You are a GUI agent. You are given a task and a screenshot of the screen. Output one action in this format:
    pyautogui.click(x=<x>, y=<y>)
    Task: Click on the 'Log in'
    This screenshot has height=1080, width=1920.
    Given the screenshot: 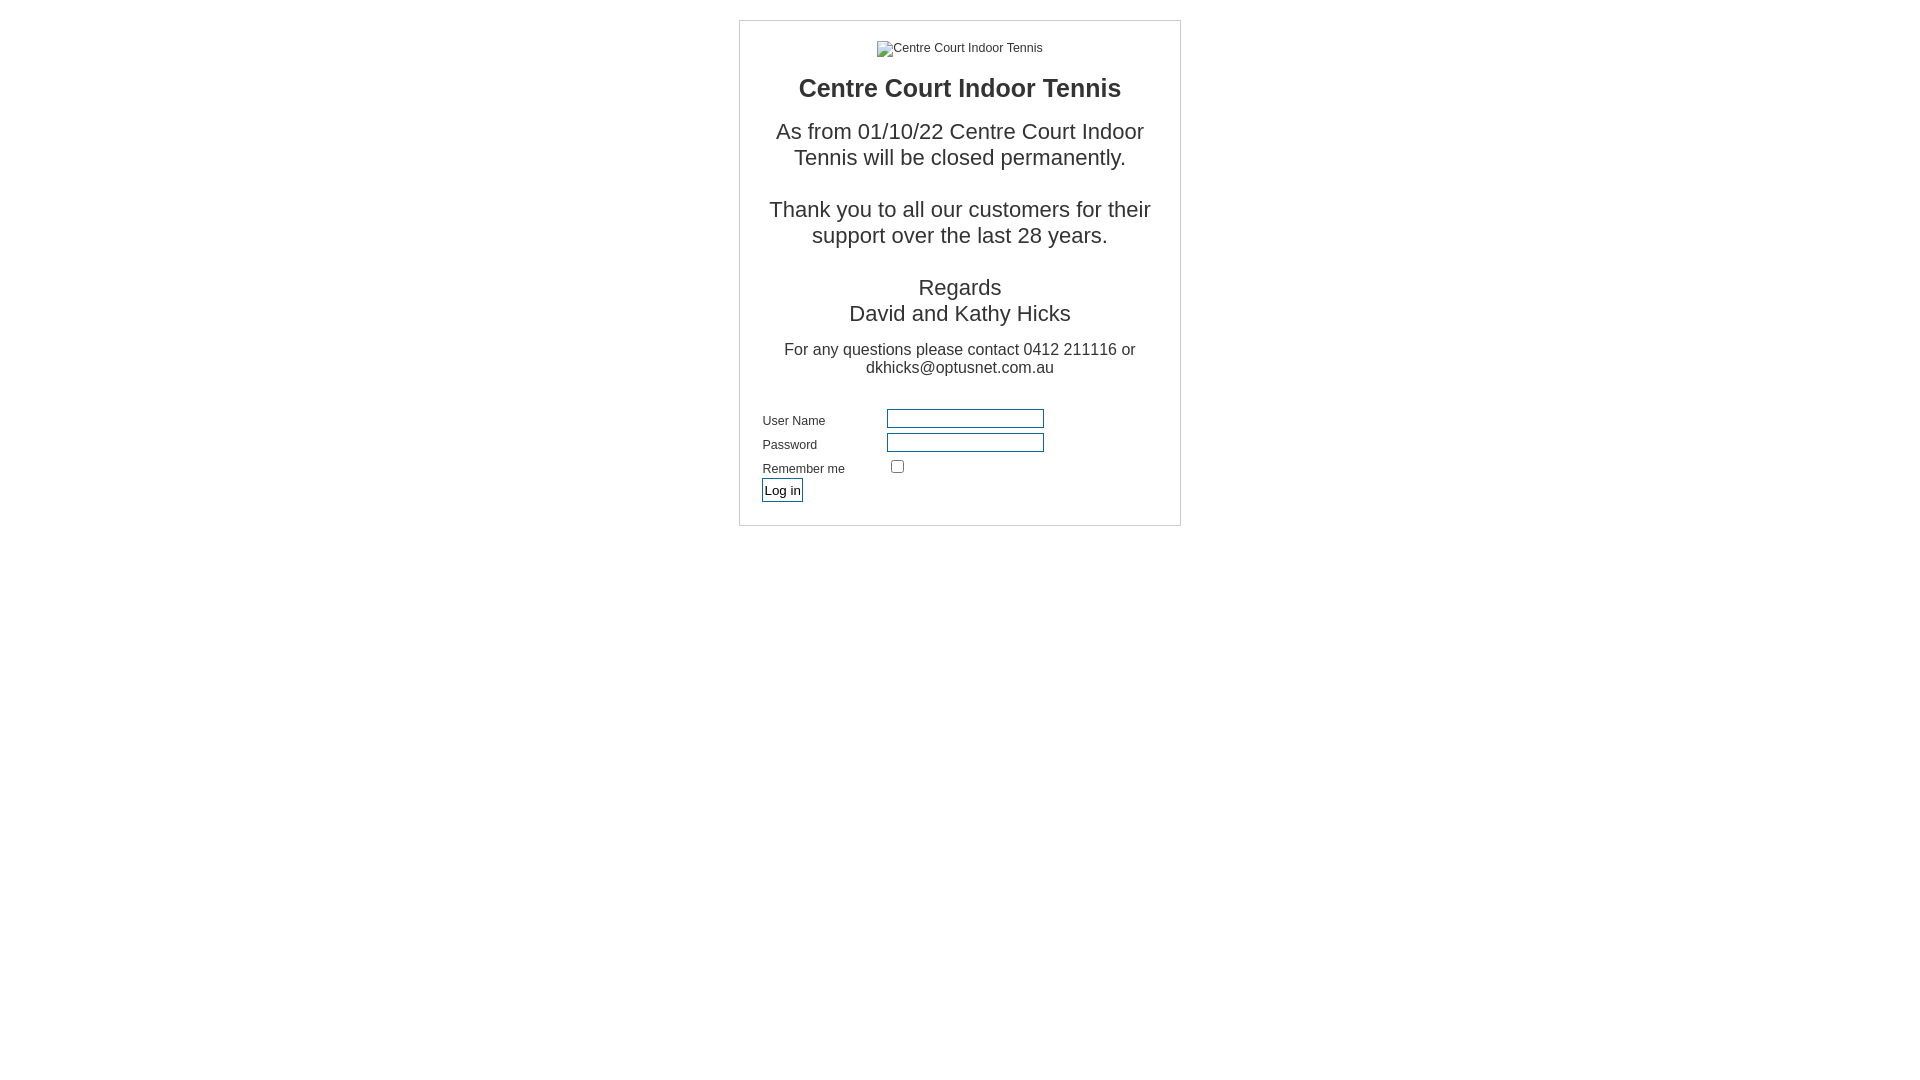 What is the action you would take?
    pyautogui.click(x=781, y=489)
    